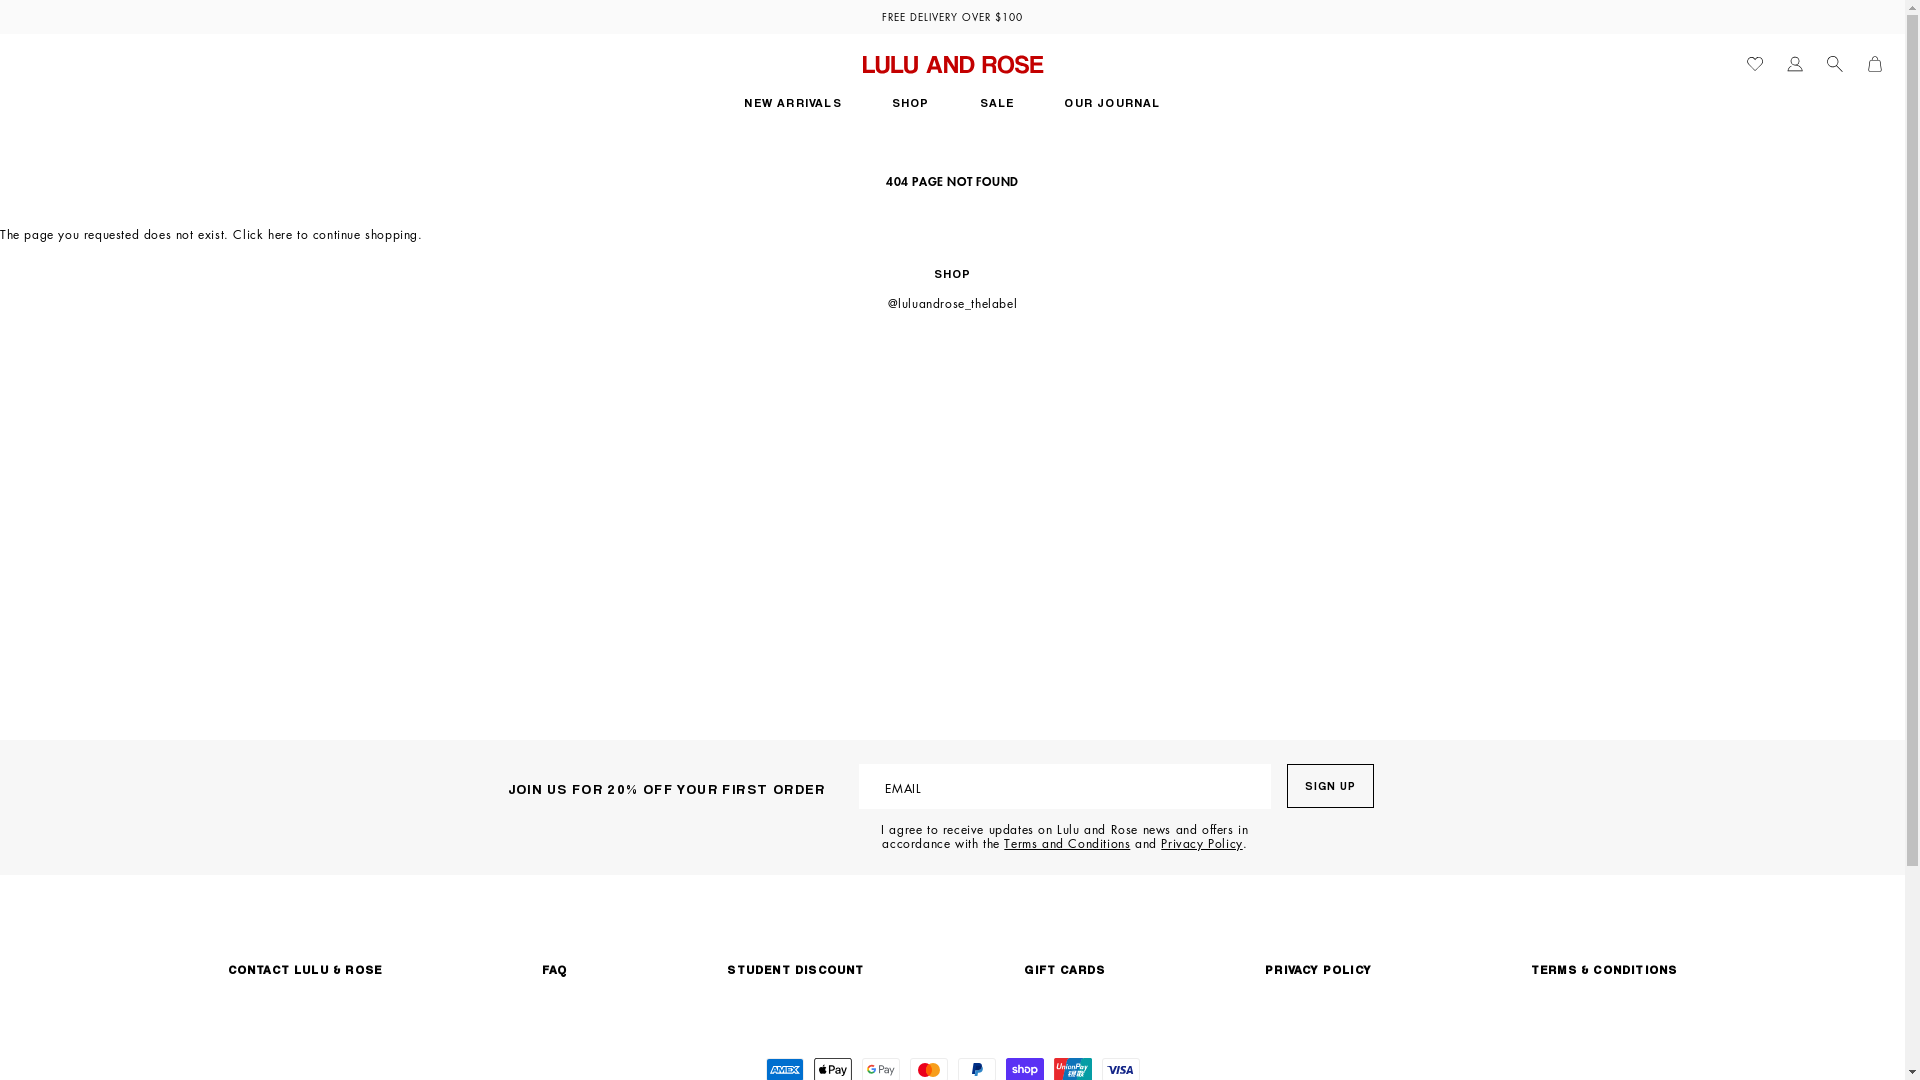  Describe the element at coordinates (1065, 843) in the screenshot. I see `'Terms and Conditions'` at that location.